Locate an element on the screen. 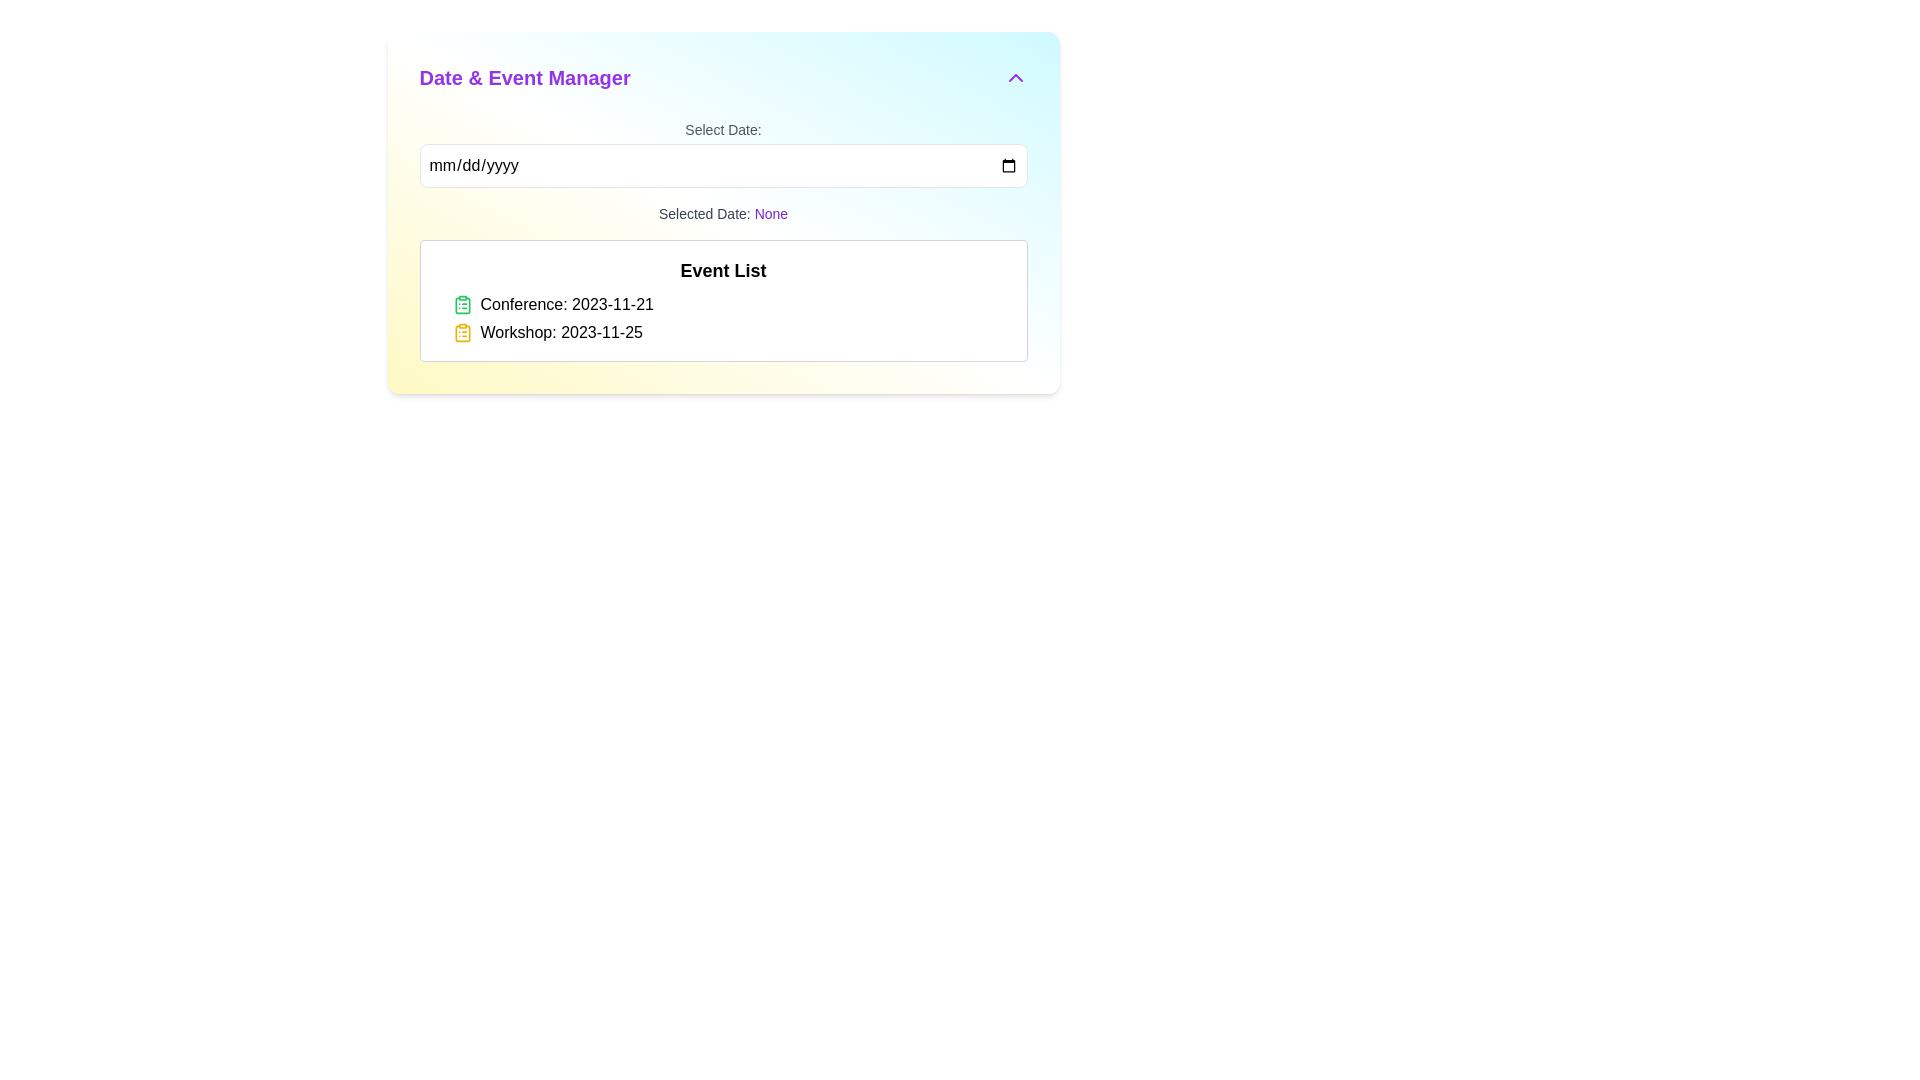  provided event information from the list of events displayed in the lower part of the 'Event List' section beneath the title 'Event List' is located at coordinates (722, 318).